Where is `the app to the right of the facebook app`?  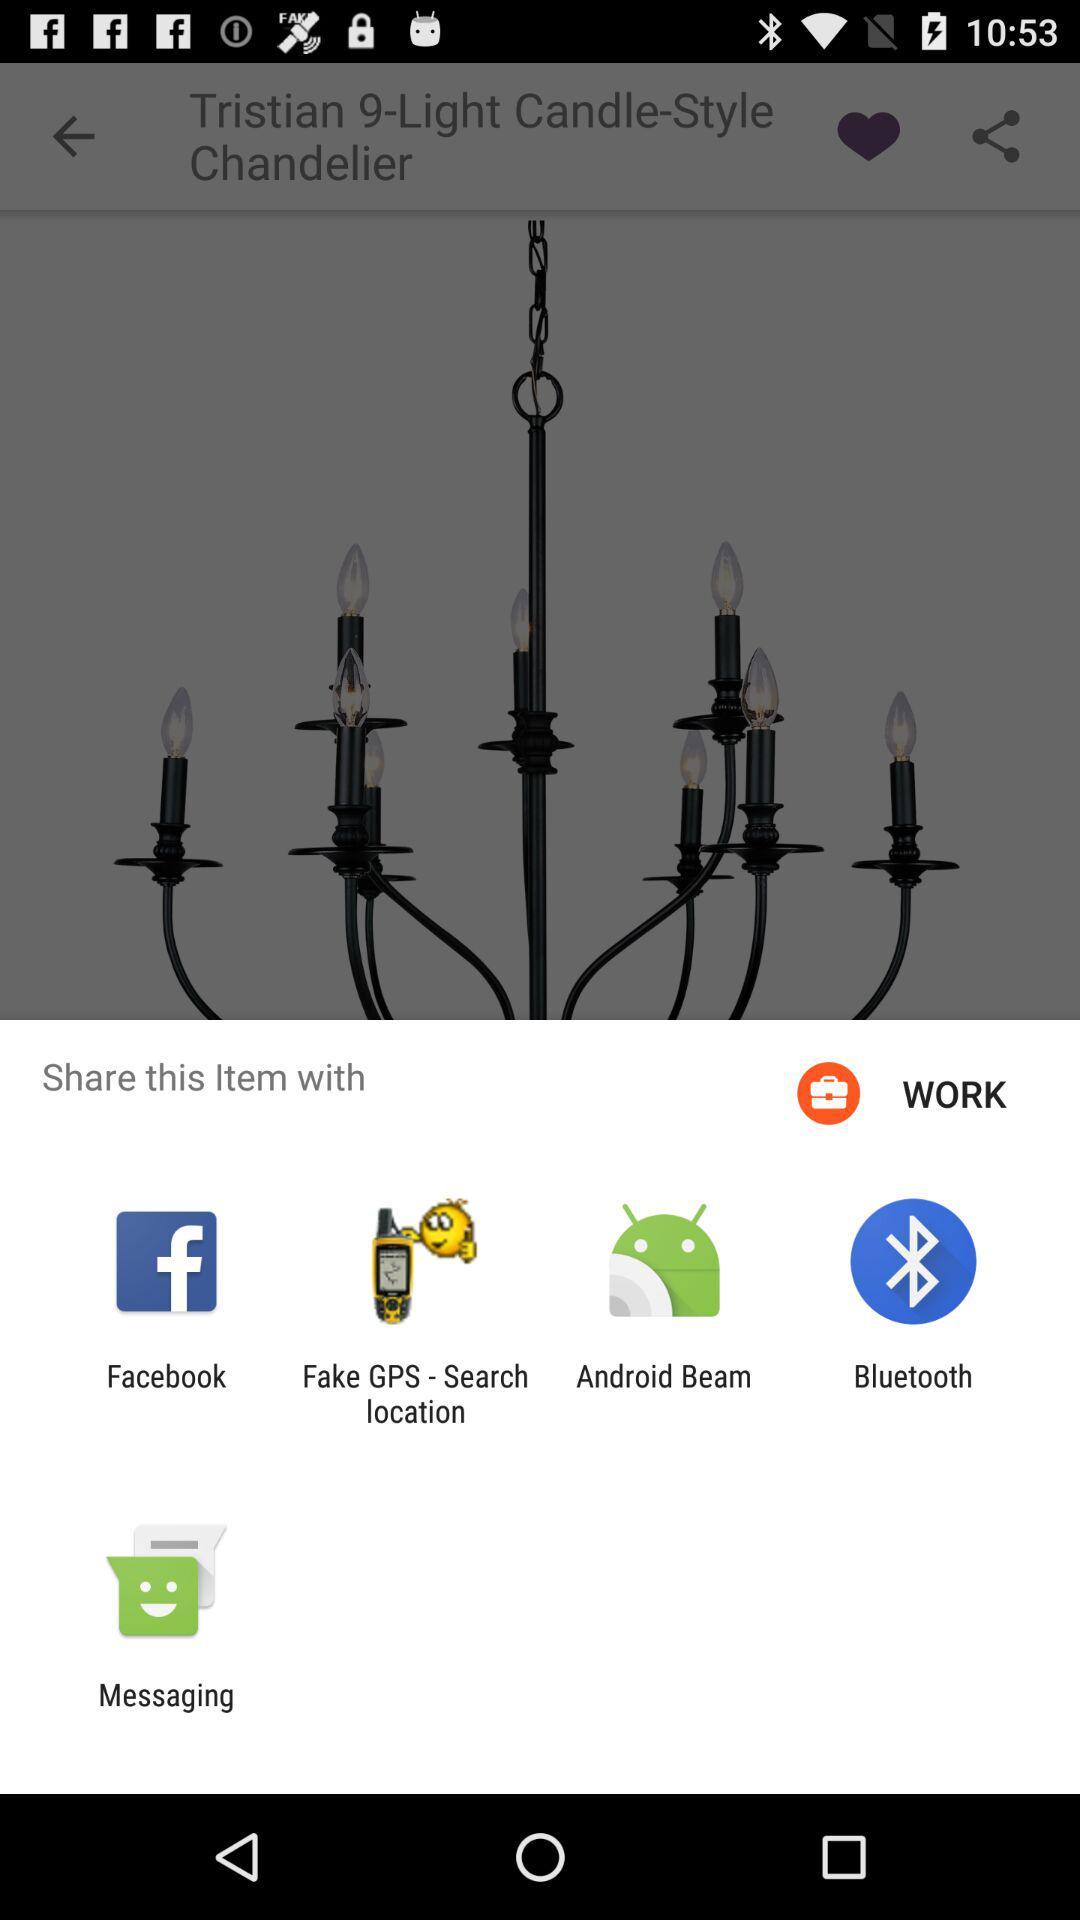 the app to the right of the facebook app is located at coordinates (414, 1392).